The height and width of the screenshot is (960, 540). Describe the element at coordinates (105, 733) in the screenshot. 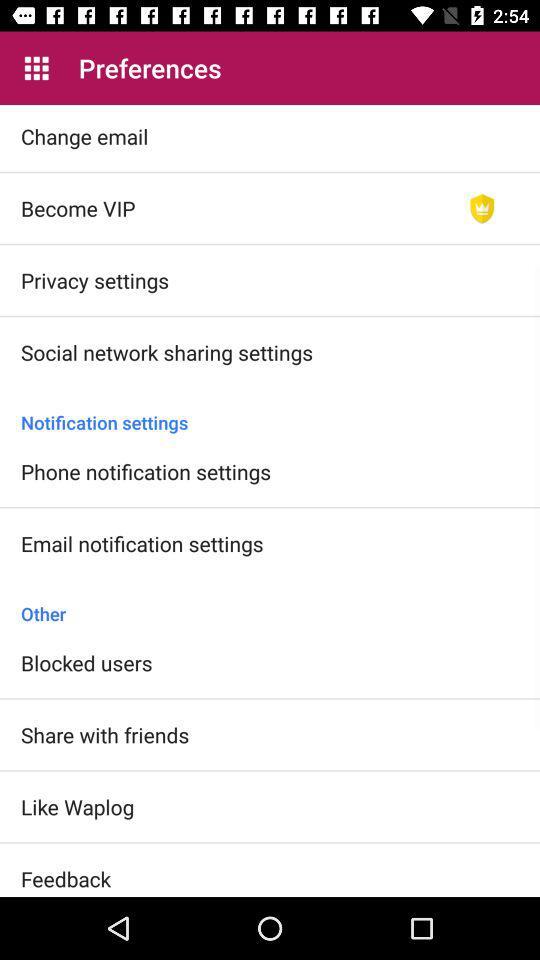

I see `icon below the blocked users item` at that location.